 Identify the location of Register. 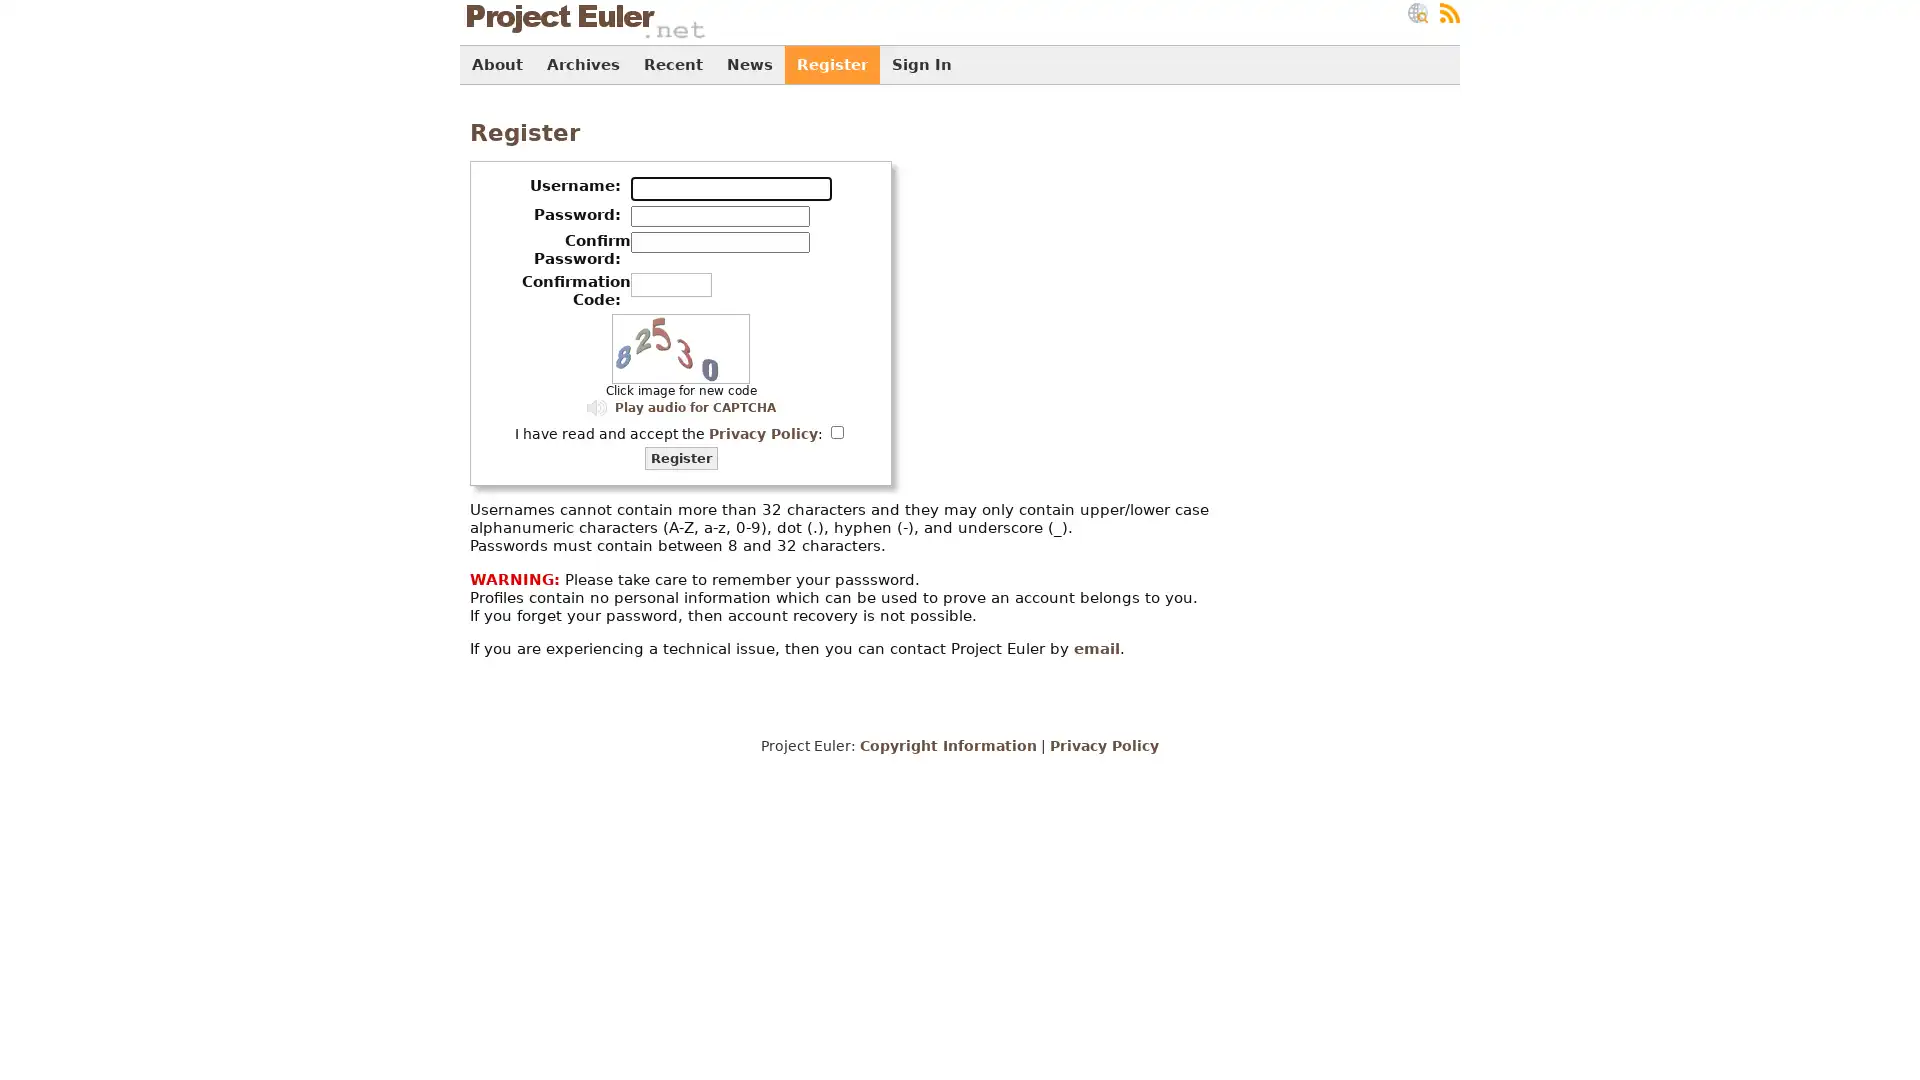
(680, 458).